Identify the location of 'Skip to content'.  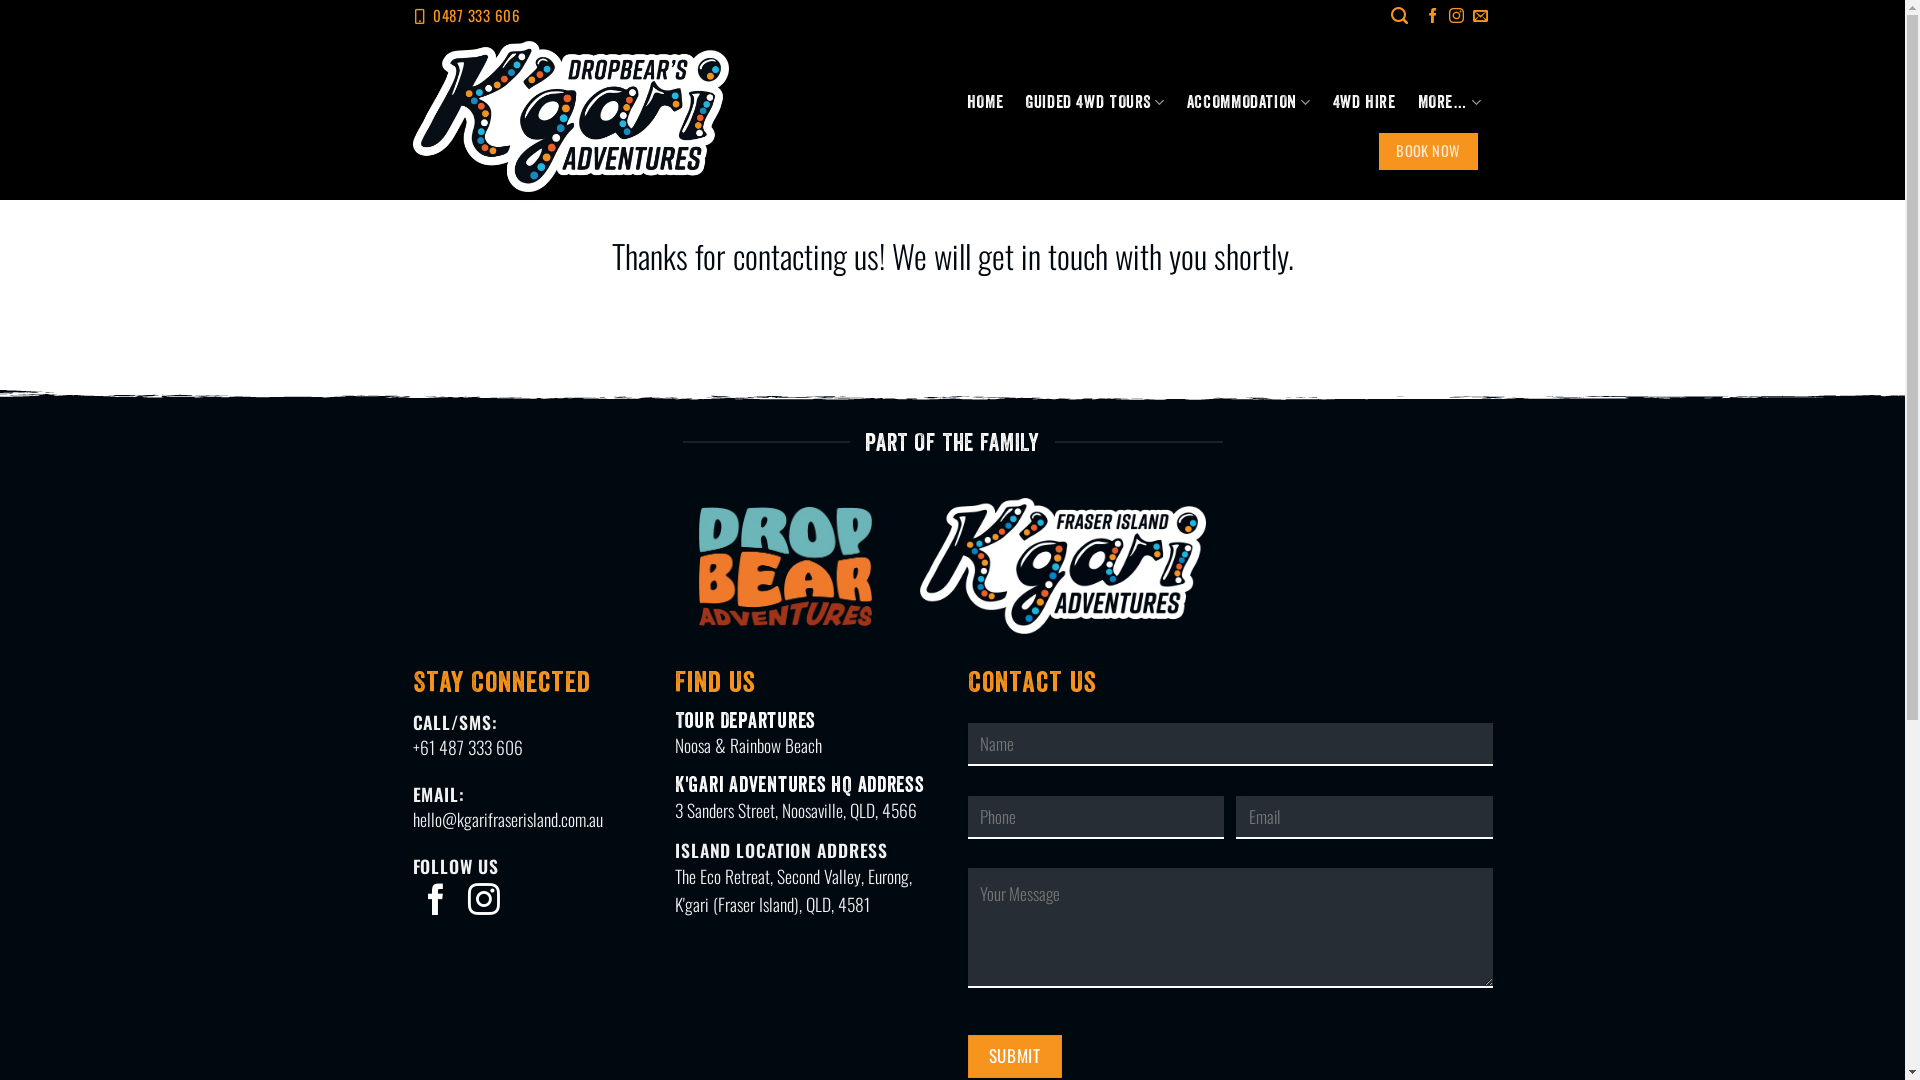
(0, 0).